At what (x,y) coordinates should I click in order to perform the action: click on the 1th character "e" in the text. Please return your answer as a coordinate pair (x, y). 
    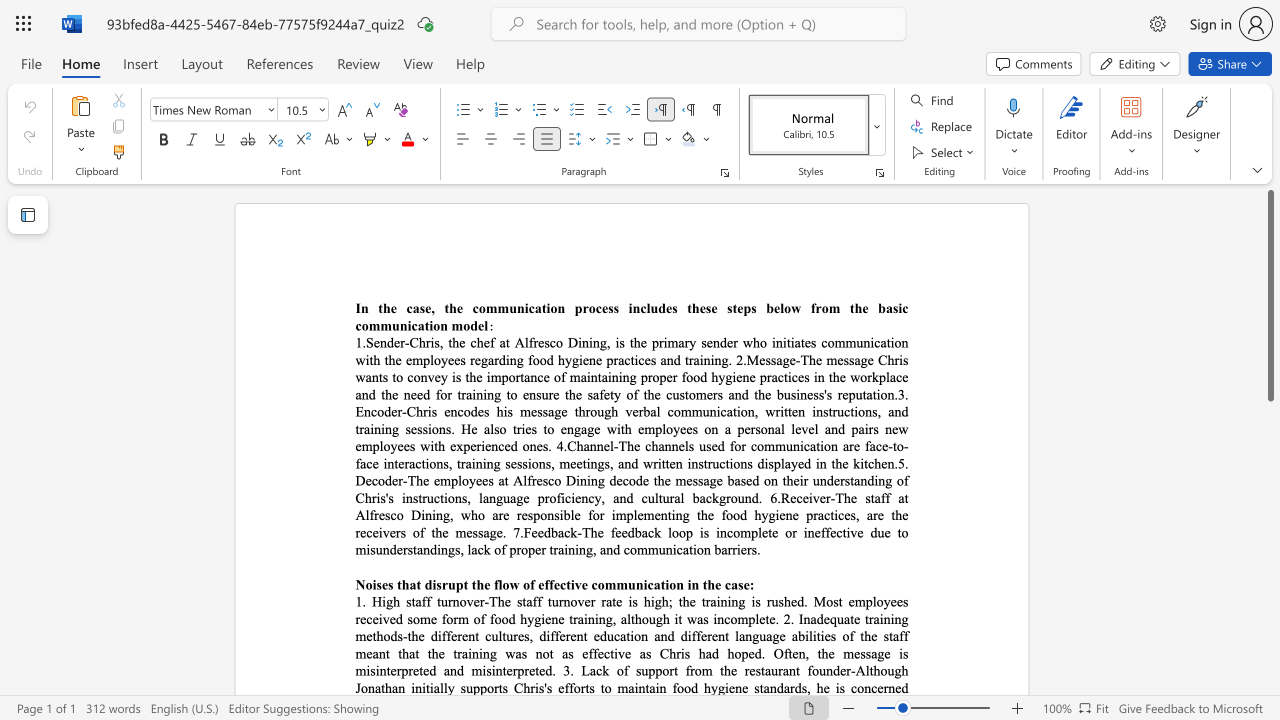
    Looking at the image, I should click on (577, 497).